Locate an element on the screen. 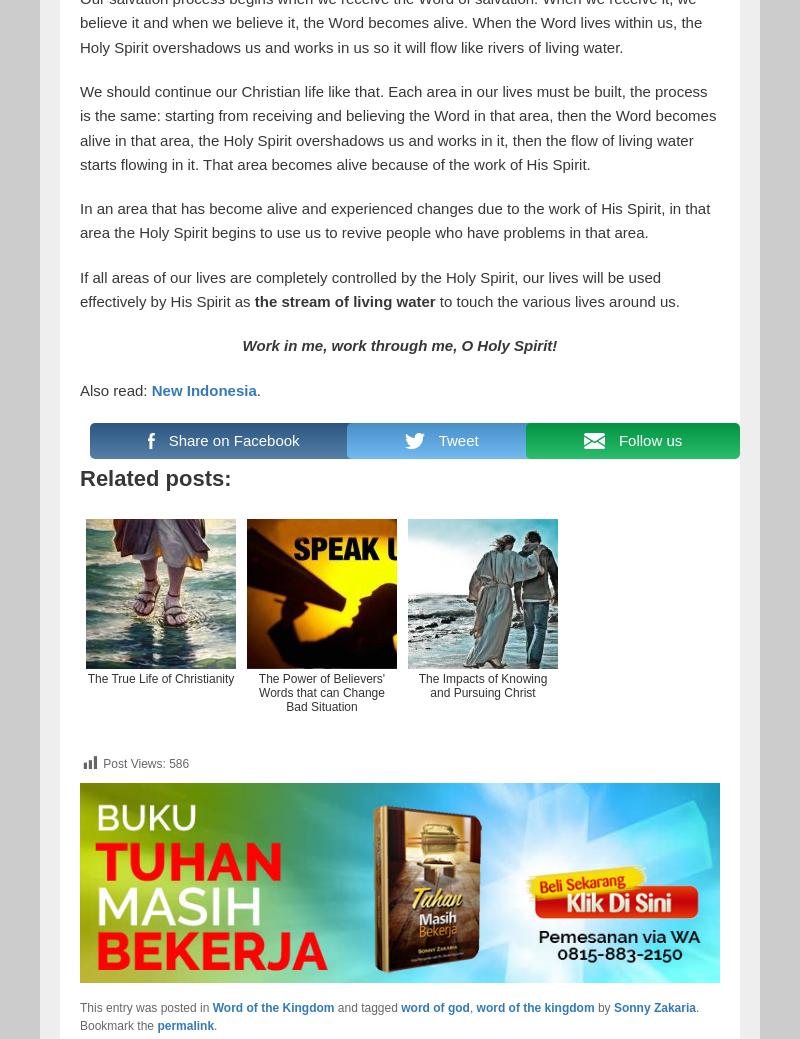 Image resolution: width=800 pixels, height=1039 pixels. 'Related posts:' is located at coordinates (80, 476).